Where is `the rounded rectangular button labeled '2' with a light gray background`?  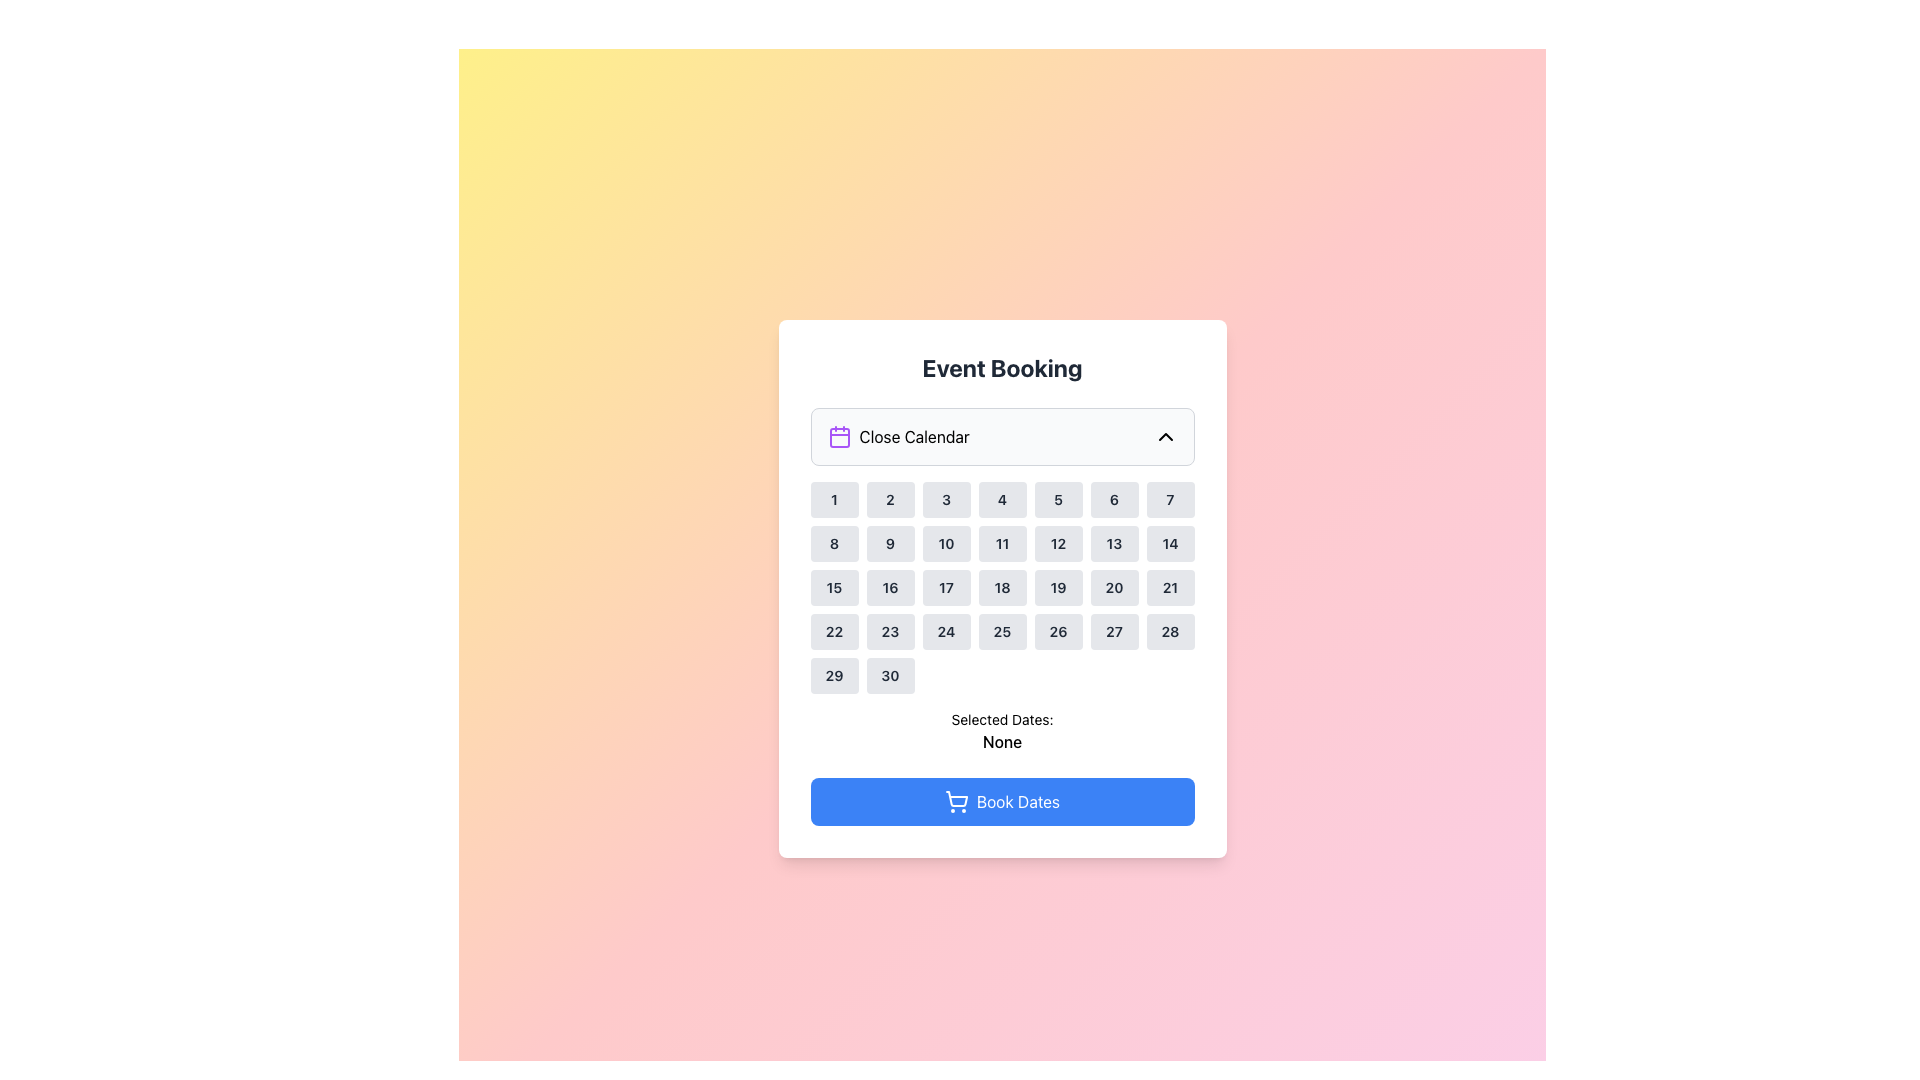 the rounded rectangular button labeled '2' with a light gray background is located at coordinates (889, 499).